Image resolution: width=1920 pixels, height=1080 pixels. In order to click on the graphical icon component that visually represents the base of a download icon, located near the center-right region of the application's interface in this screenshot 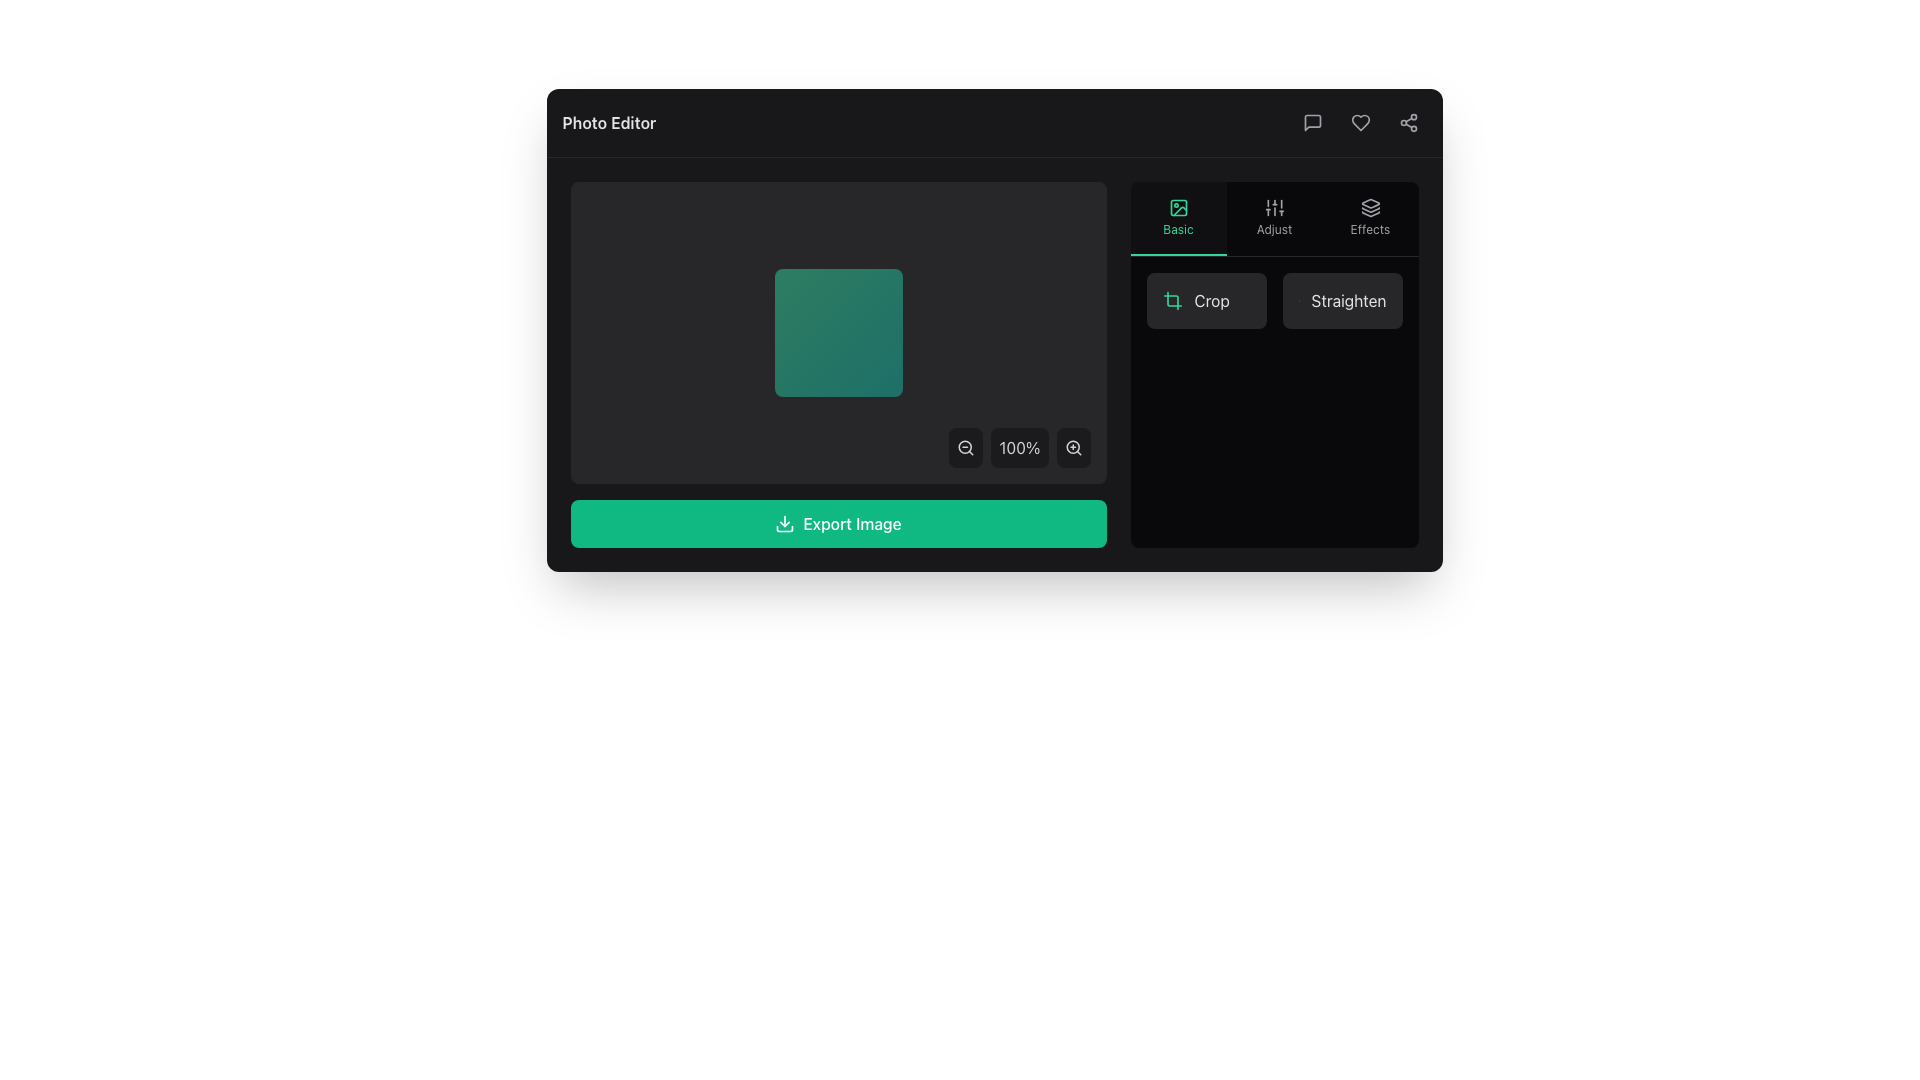, I will do `click(784, 527)`.